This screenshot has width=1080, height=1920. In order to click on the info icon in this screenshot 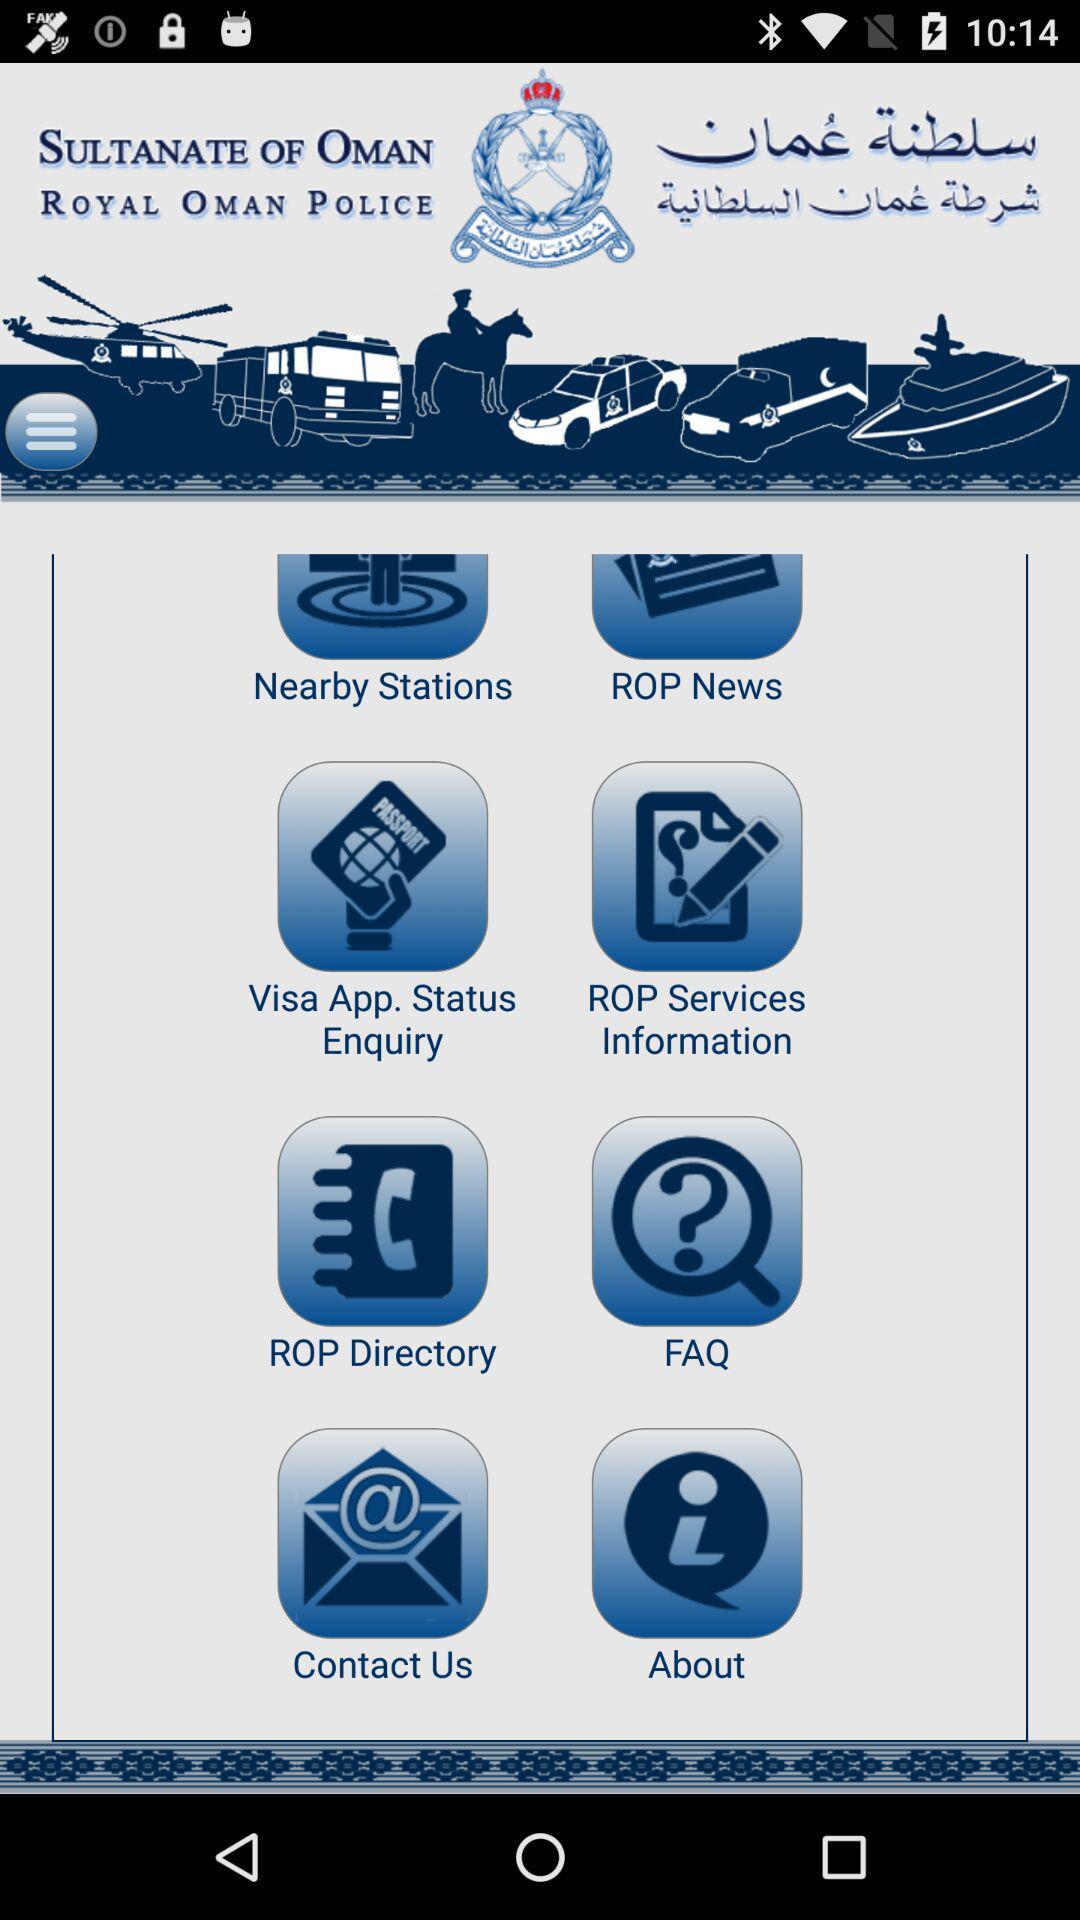, I will do `click(696, 1641)`.